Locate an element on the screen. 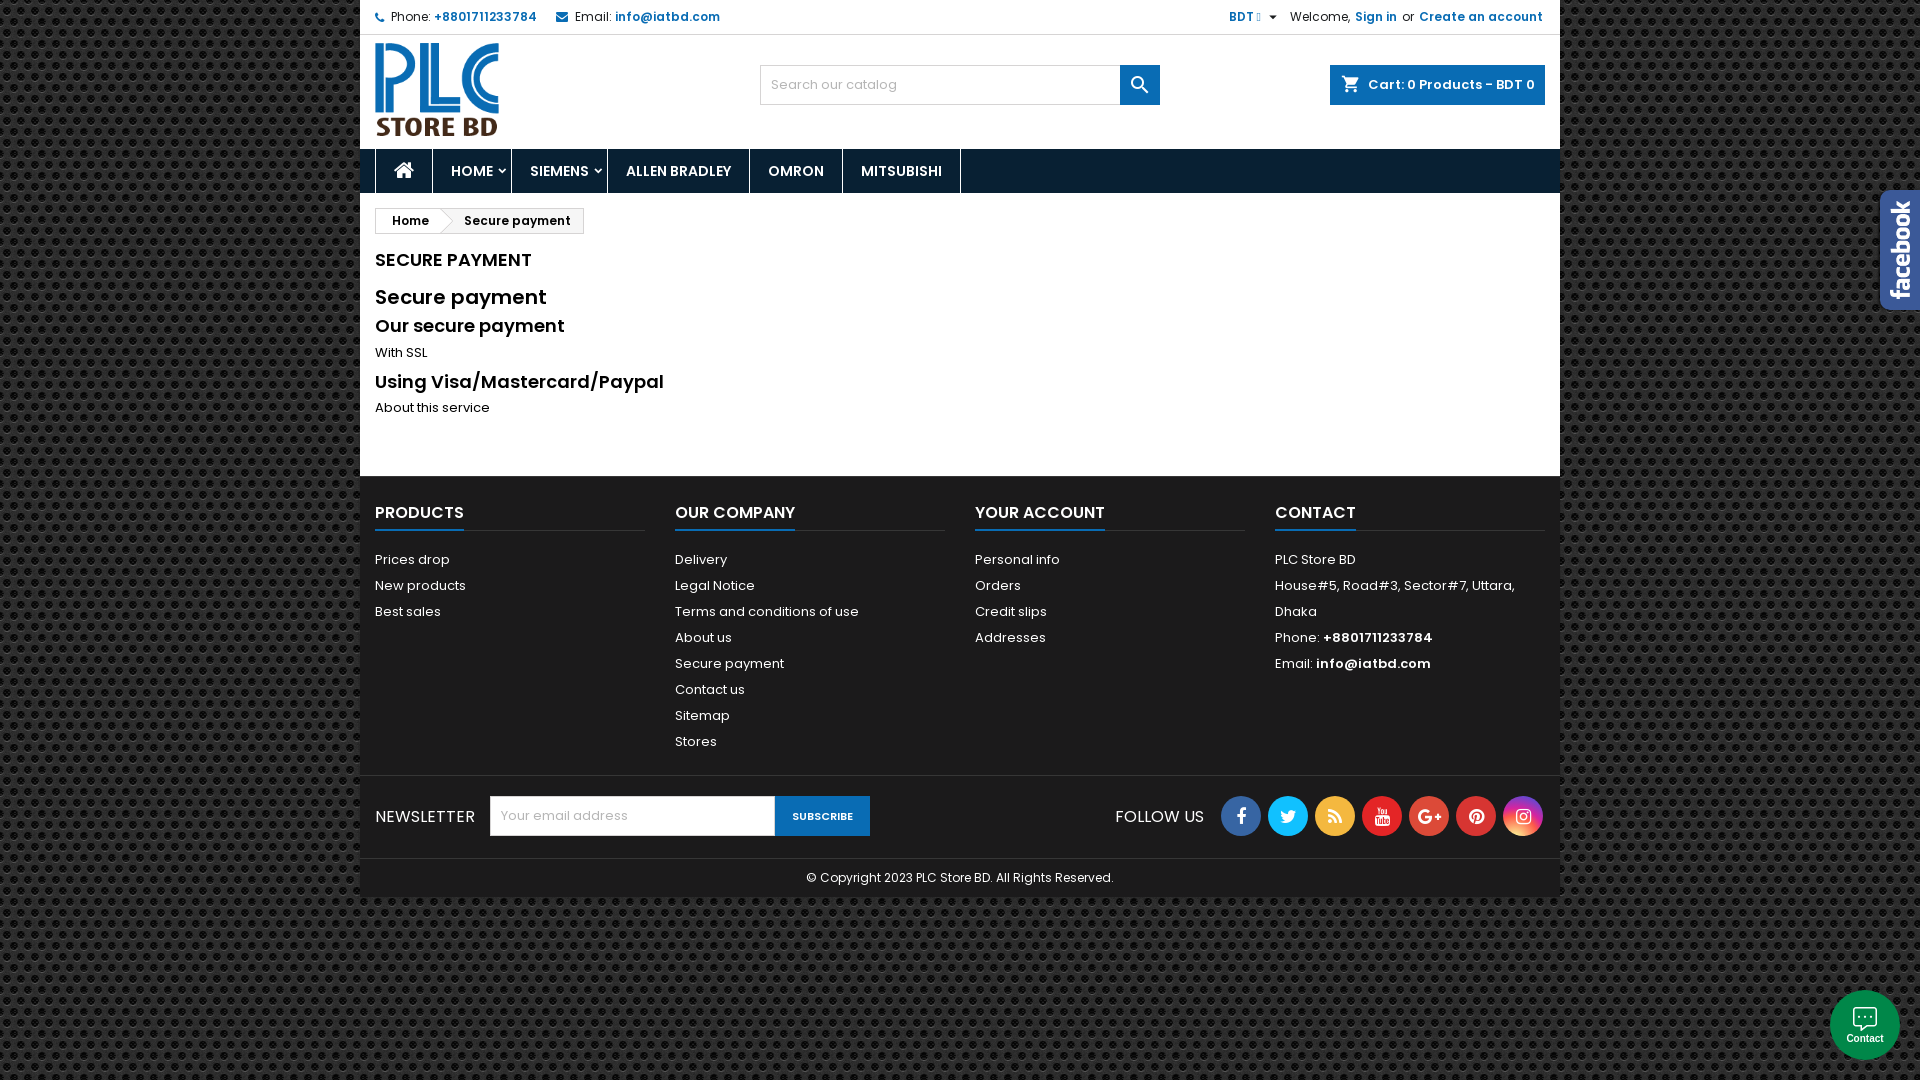  'Best sales' is located at coordinates (407, 610).